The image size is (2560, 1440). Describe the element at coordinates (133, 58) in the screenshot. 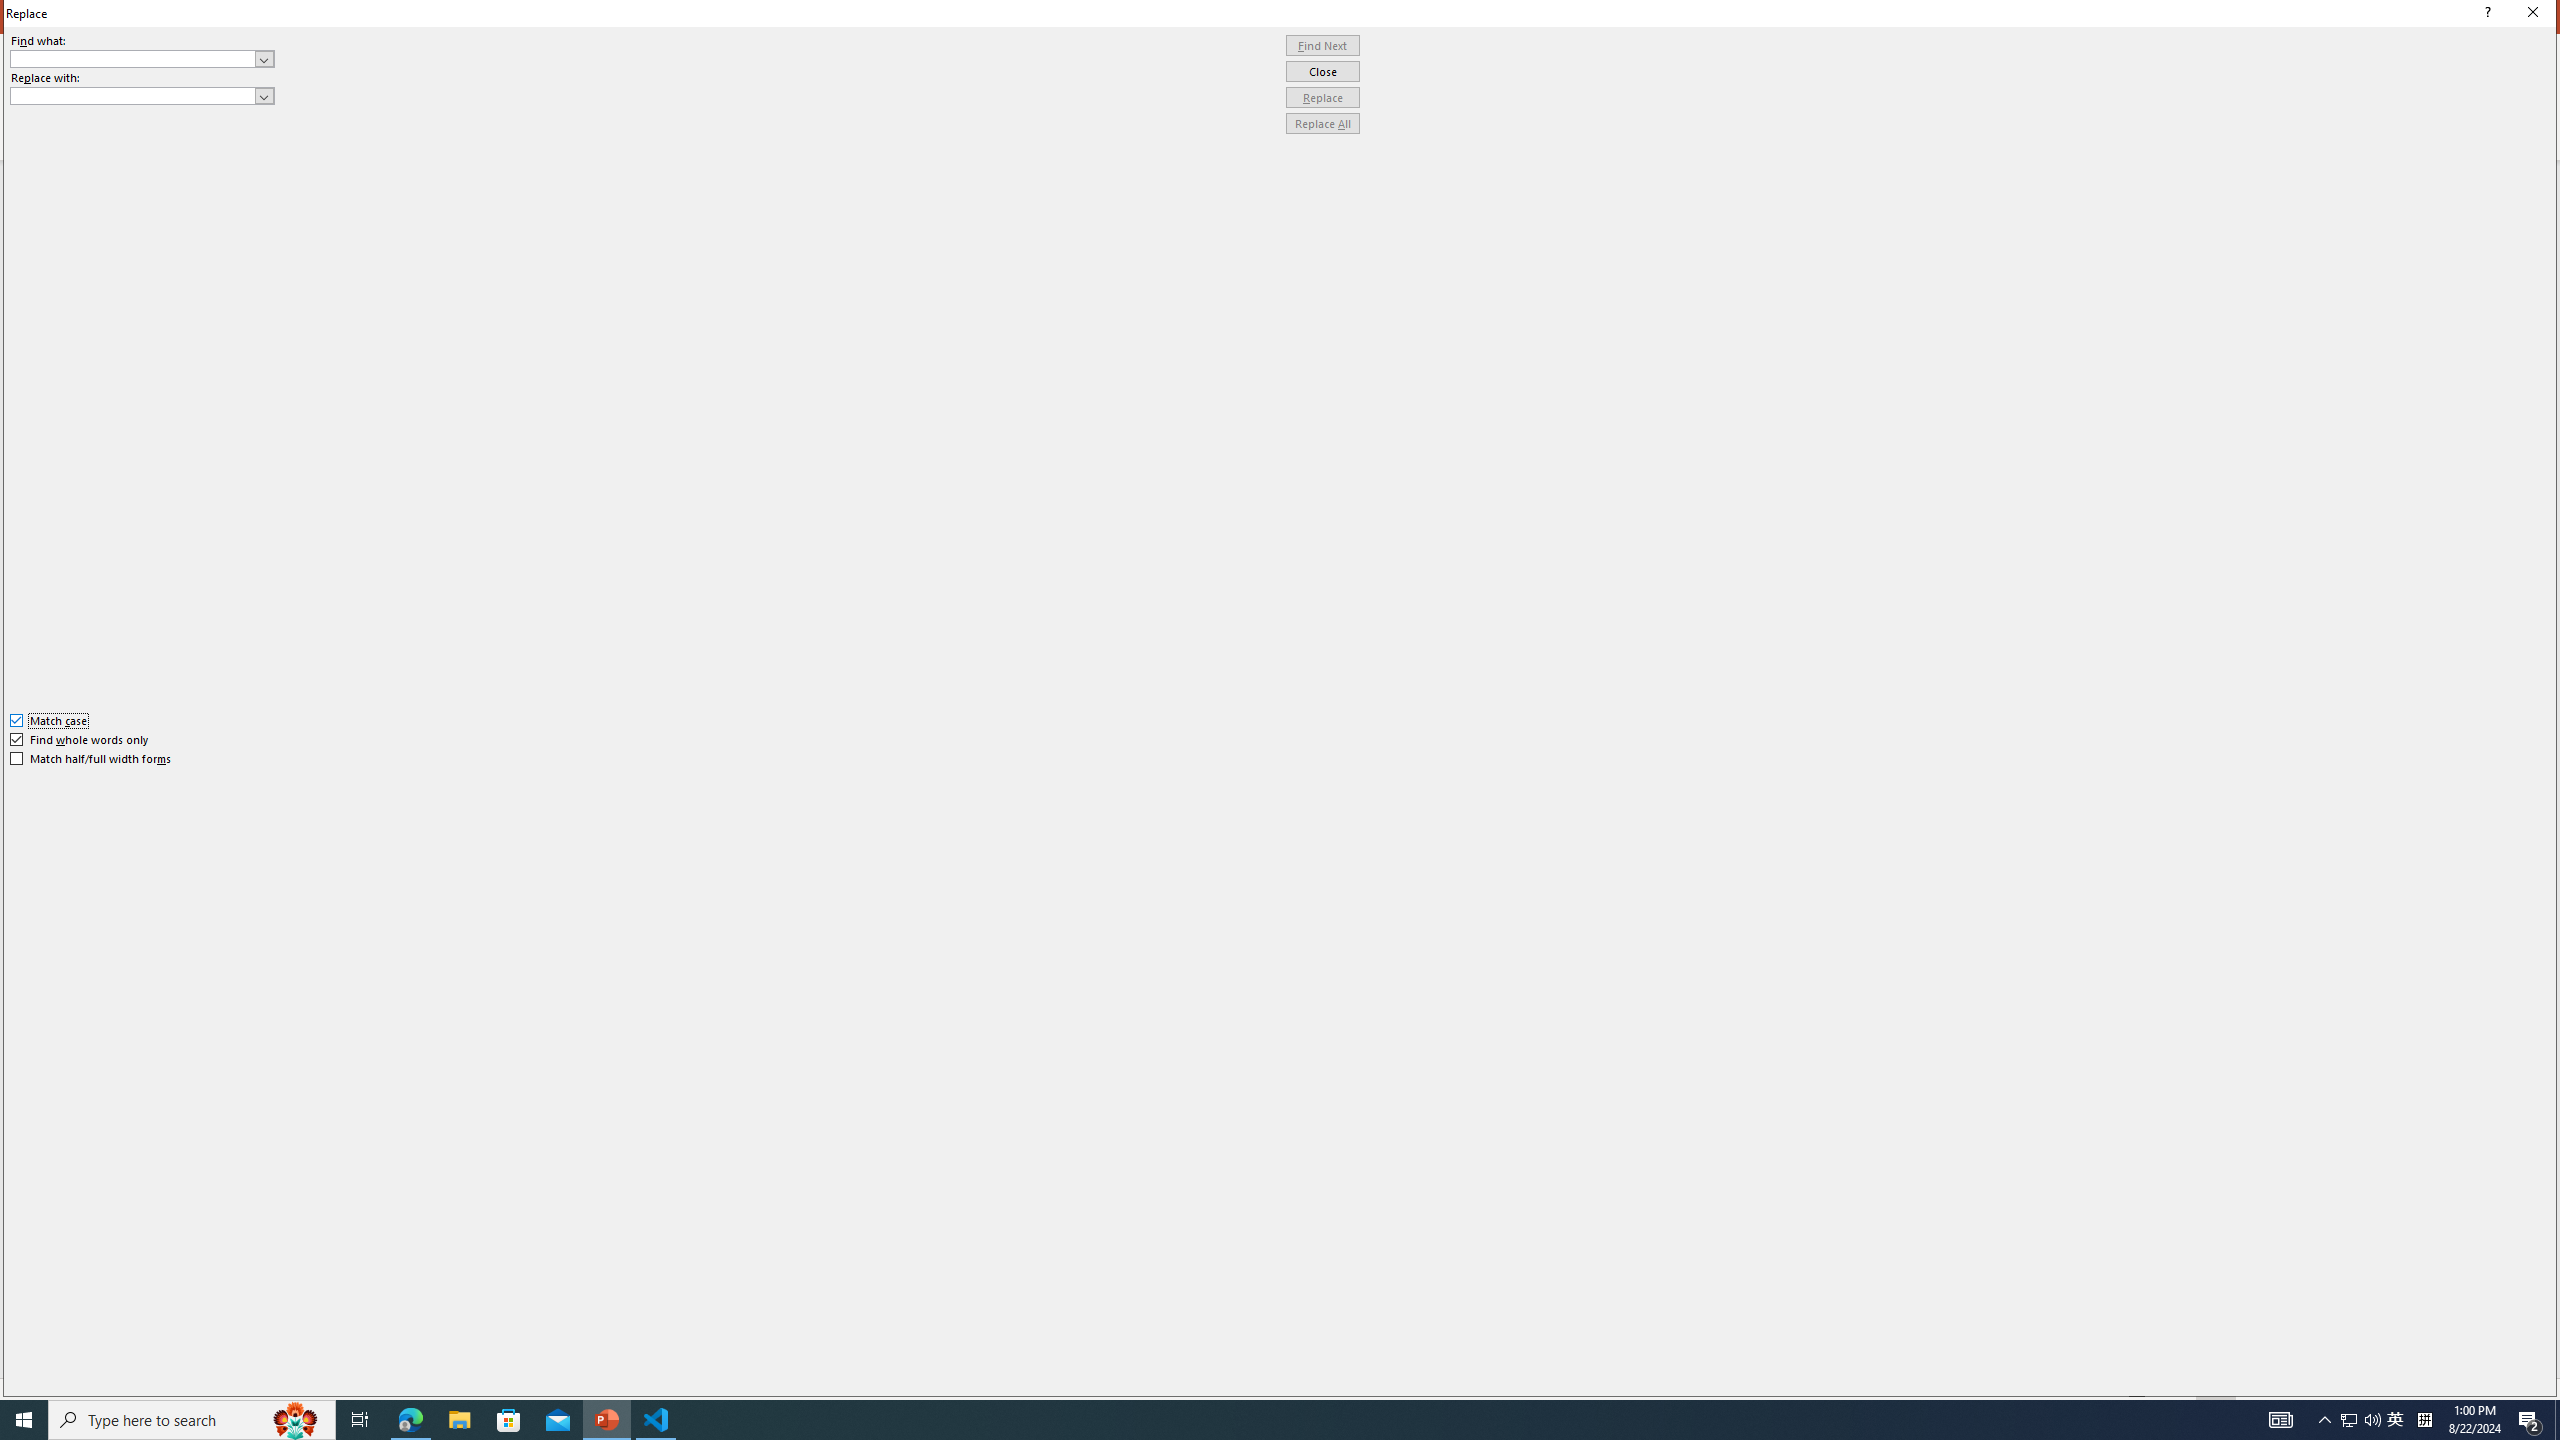

I see `'Find what'` at that location.